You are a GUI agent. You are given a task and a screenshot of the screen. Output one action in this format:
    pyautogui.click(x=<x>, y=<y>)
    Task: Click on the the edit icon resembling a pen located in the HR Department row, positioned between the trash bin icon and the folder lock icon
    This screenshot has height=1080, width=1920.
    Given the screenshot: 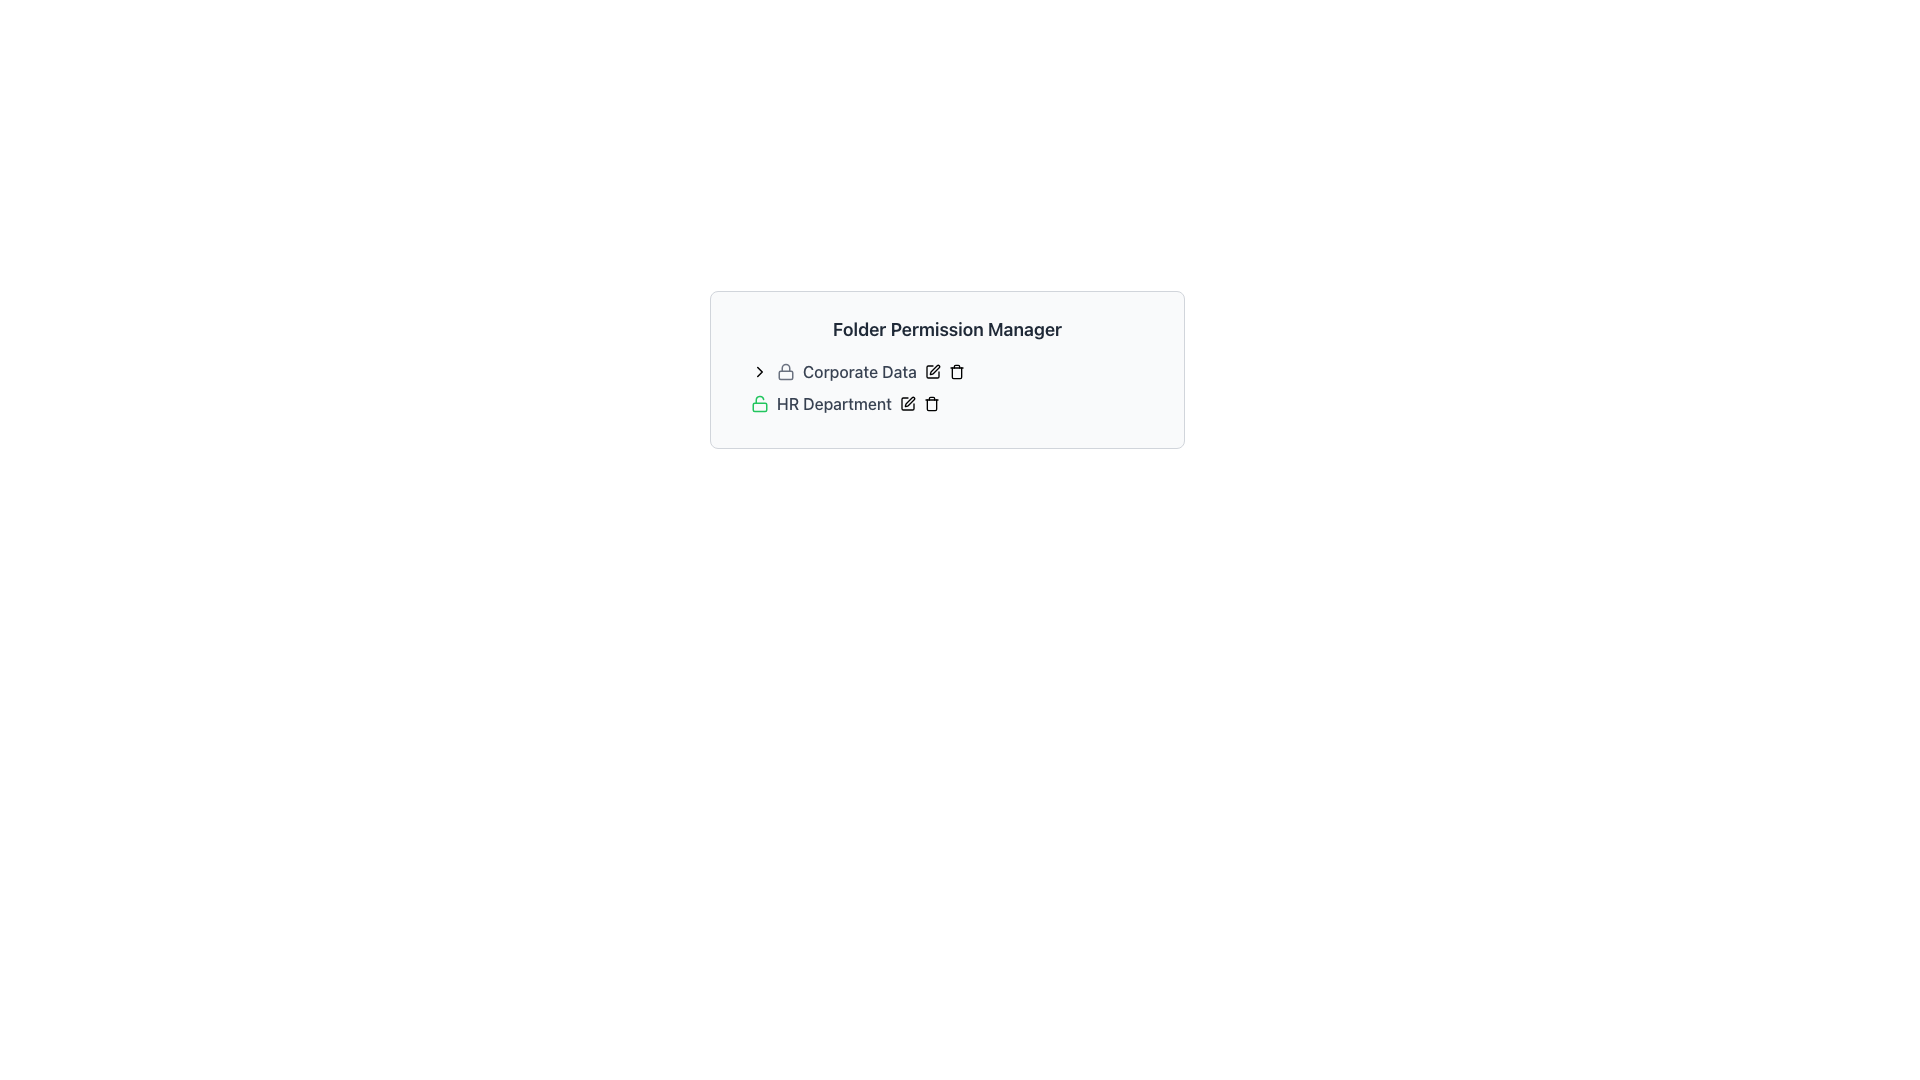 What is the action you would take?
    pyautogui.click(x=906, y=404)
    